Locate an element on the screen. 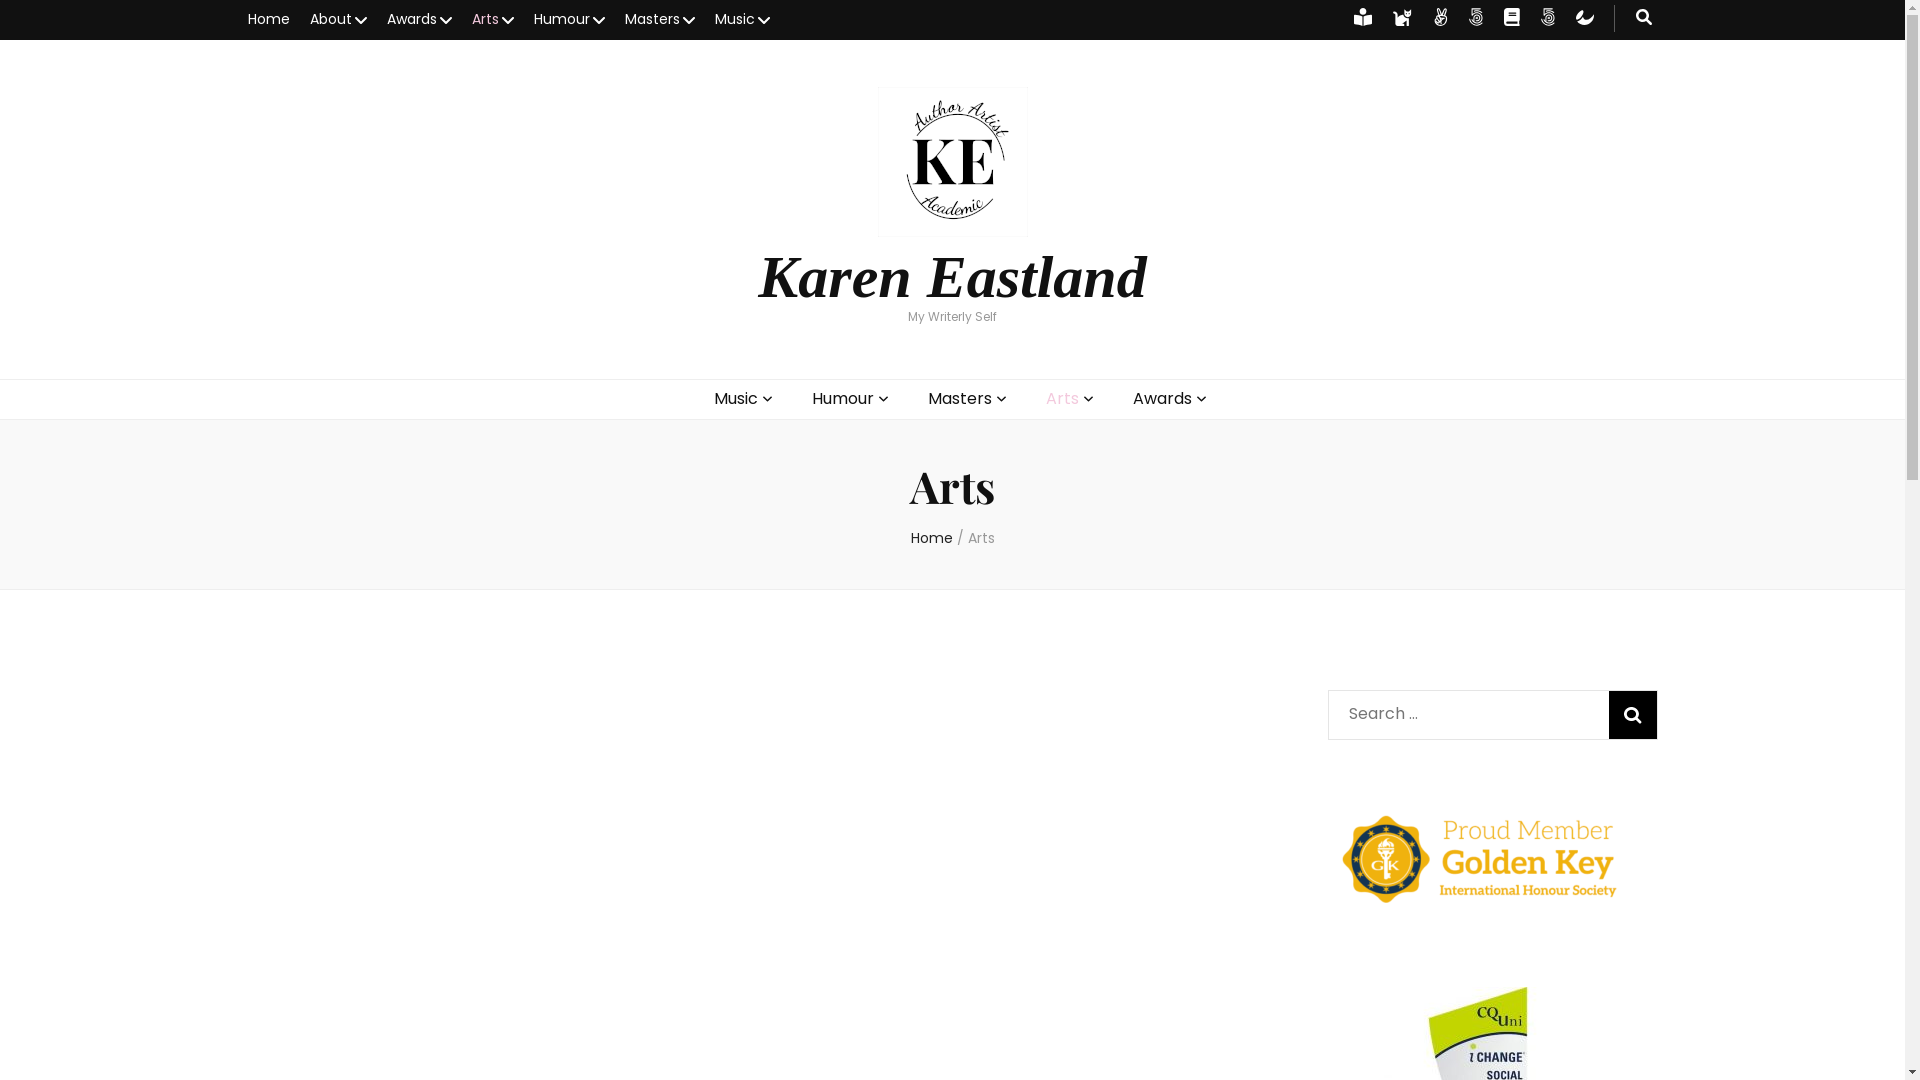 The height and width of the screenshot is (1080, 1920). 'Humour' is located at coordinates (568, 19).